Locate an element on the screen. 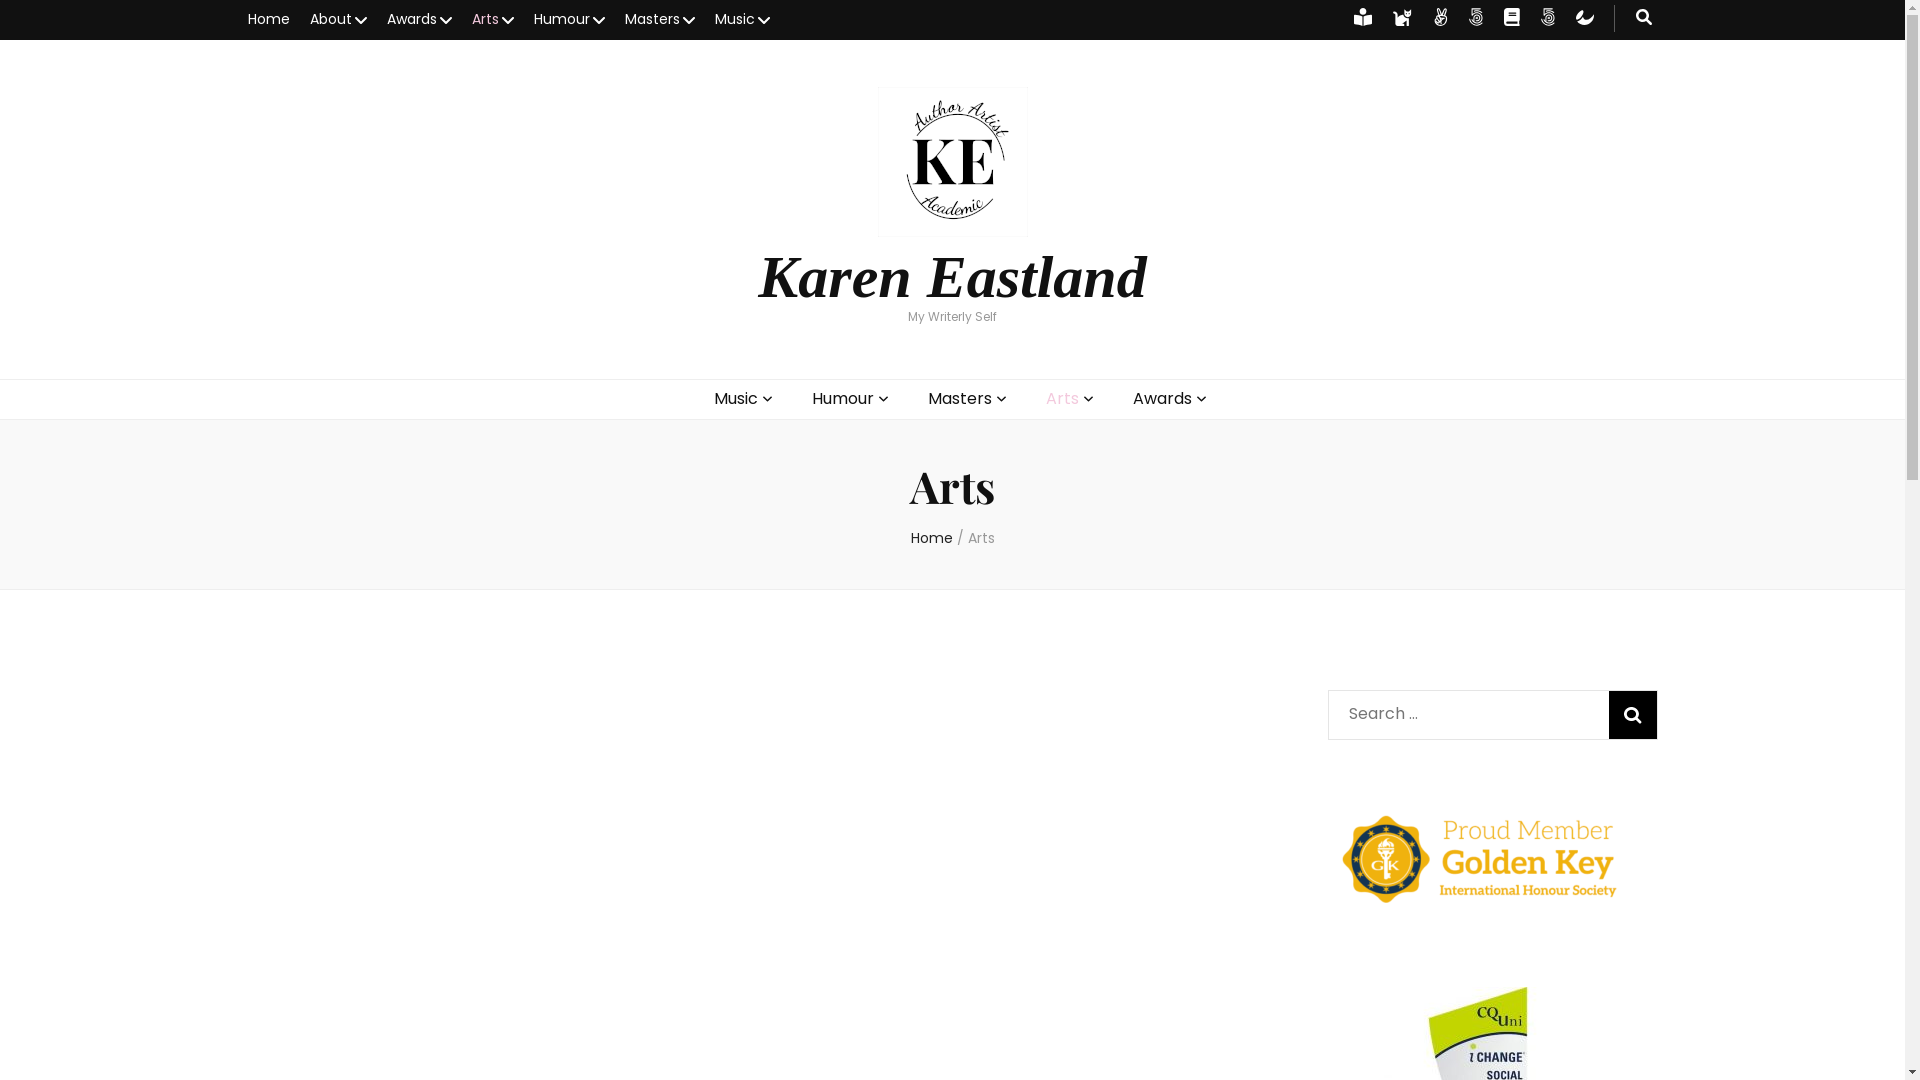 The height and width of the screenshot is (1080, 1920). 'Humour' is located at coordinates (568, 19).